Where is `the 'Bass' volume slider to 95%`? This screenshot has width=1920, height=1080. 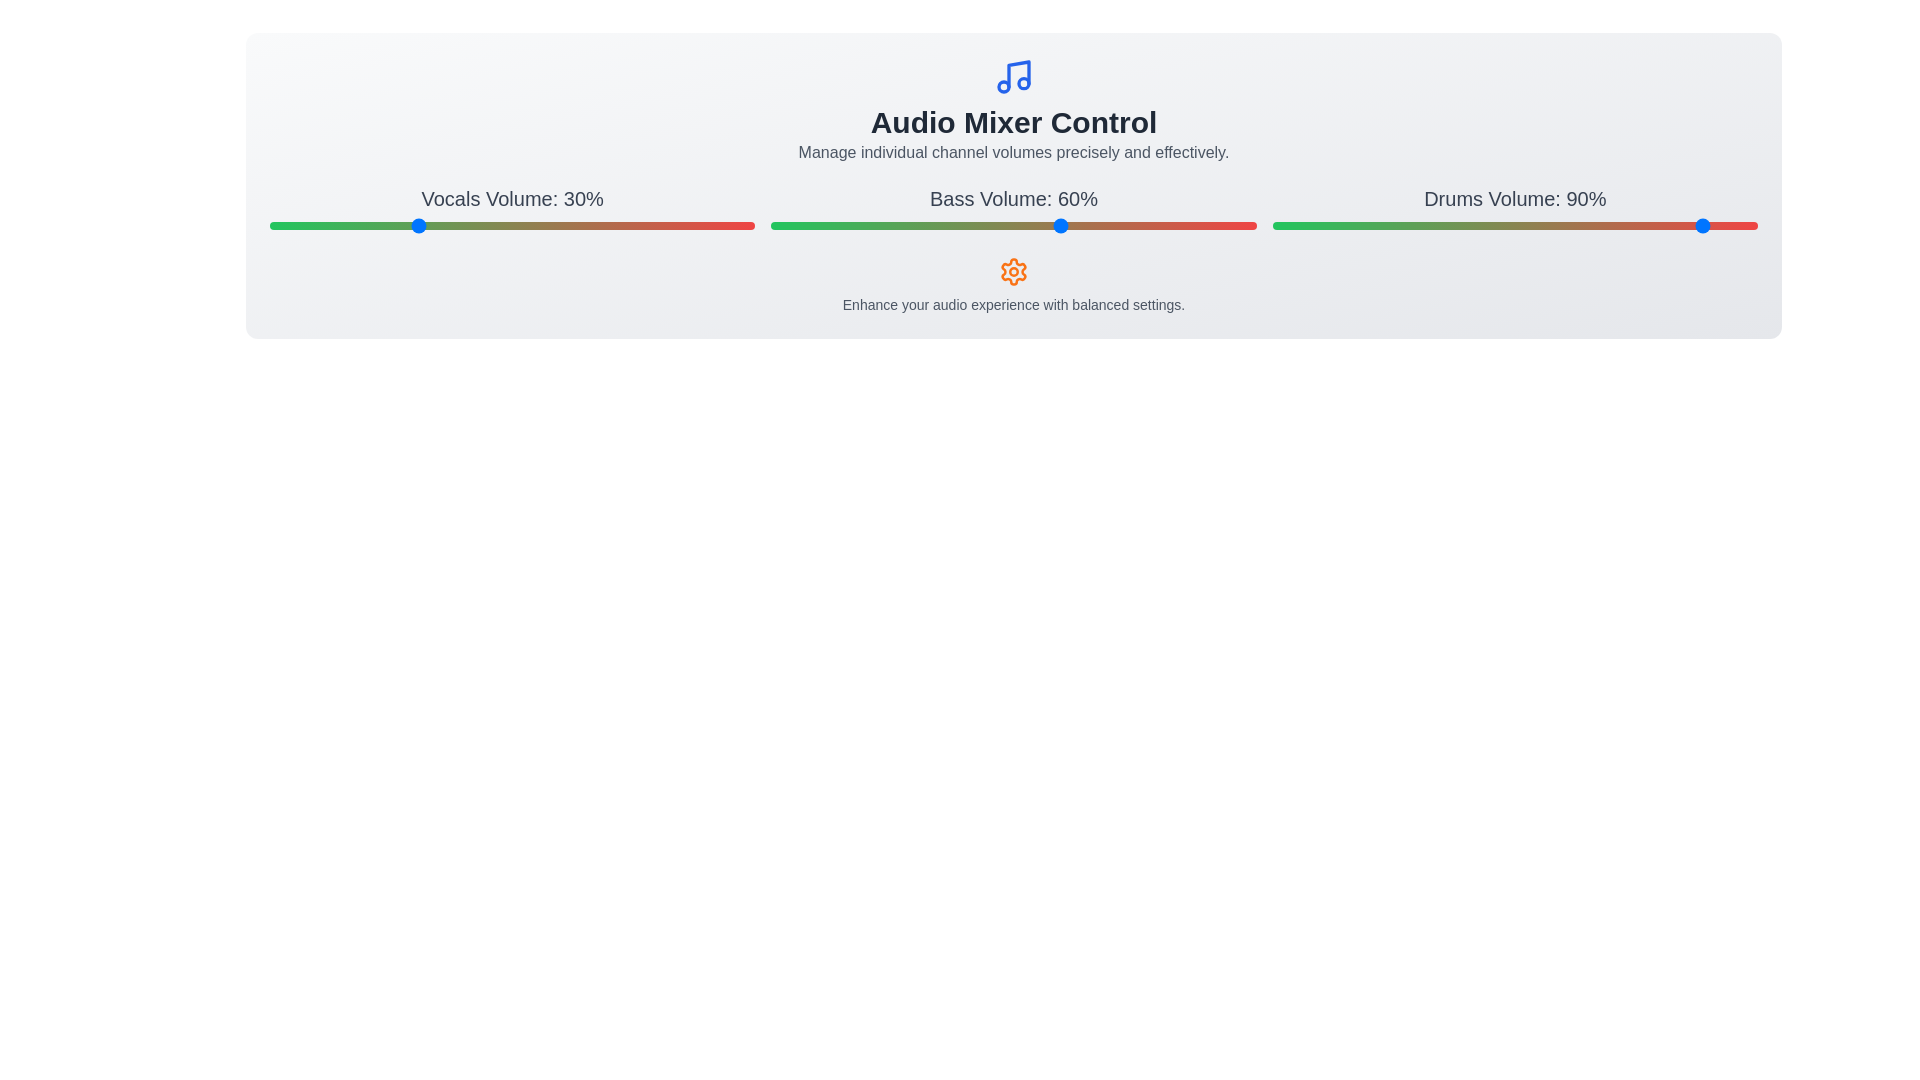 the 'Bass' volume slider to 95% is located at coordinates (1231, 225).